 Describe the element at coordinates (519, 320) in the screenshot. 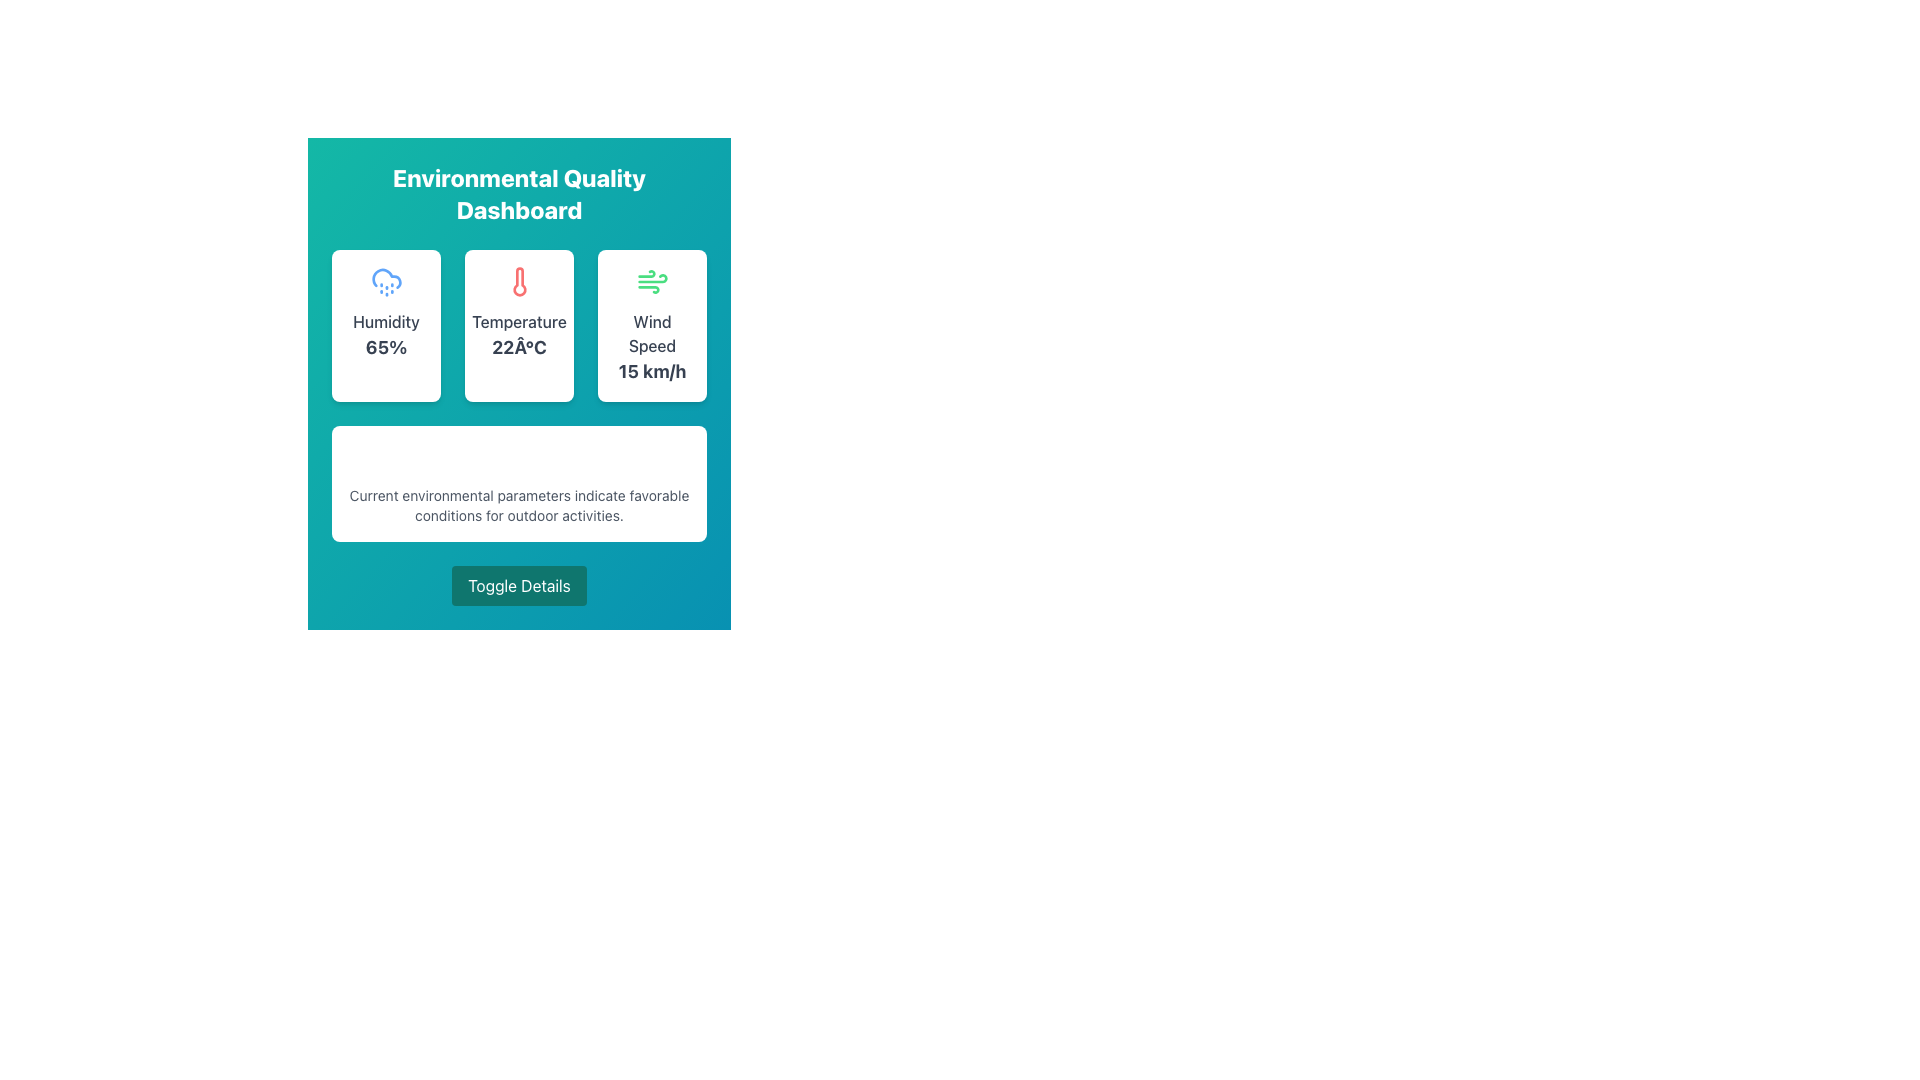

I see `the static text label displaying 'Temperature', which is located below a red thermometer icon and above the value '22°C' in the central card of a three-card layout` at that location.